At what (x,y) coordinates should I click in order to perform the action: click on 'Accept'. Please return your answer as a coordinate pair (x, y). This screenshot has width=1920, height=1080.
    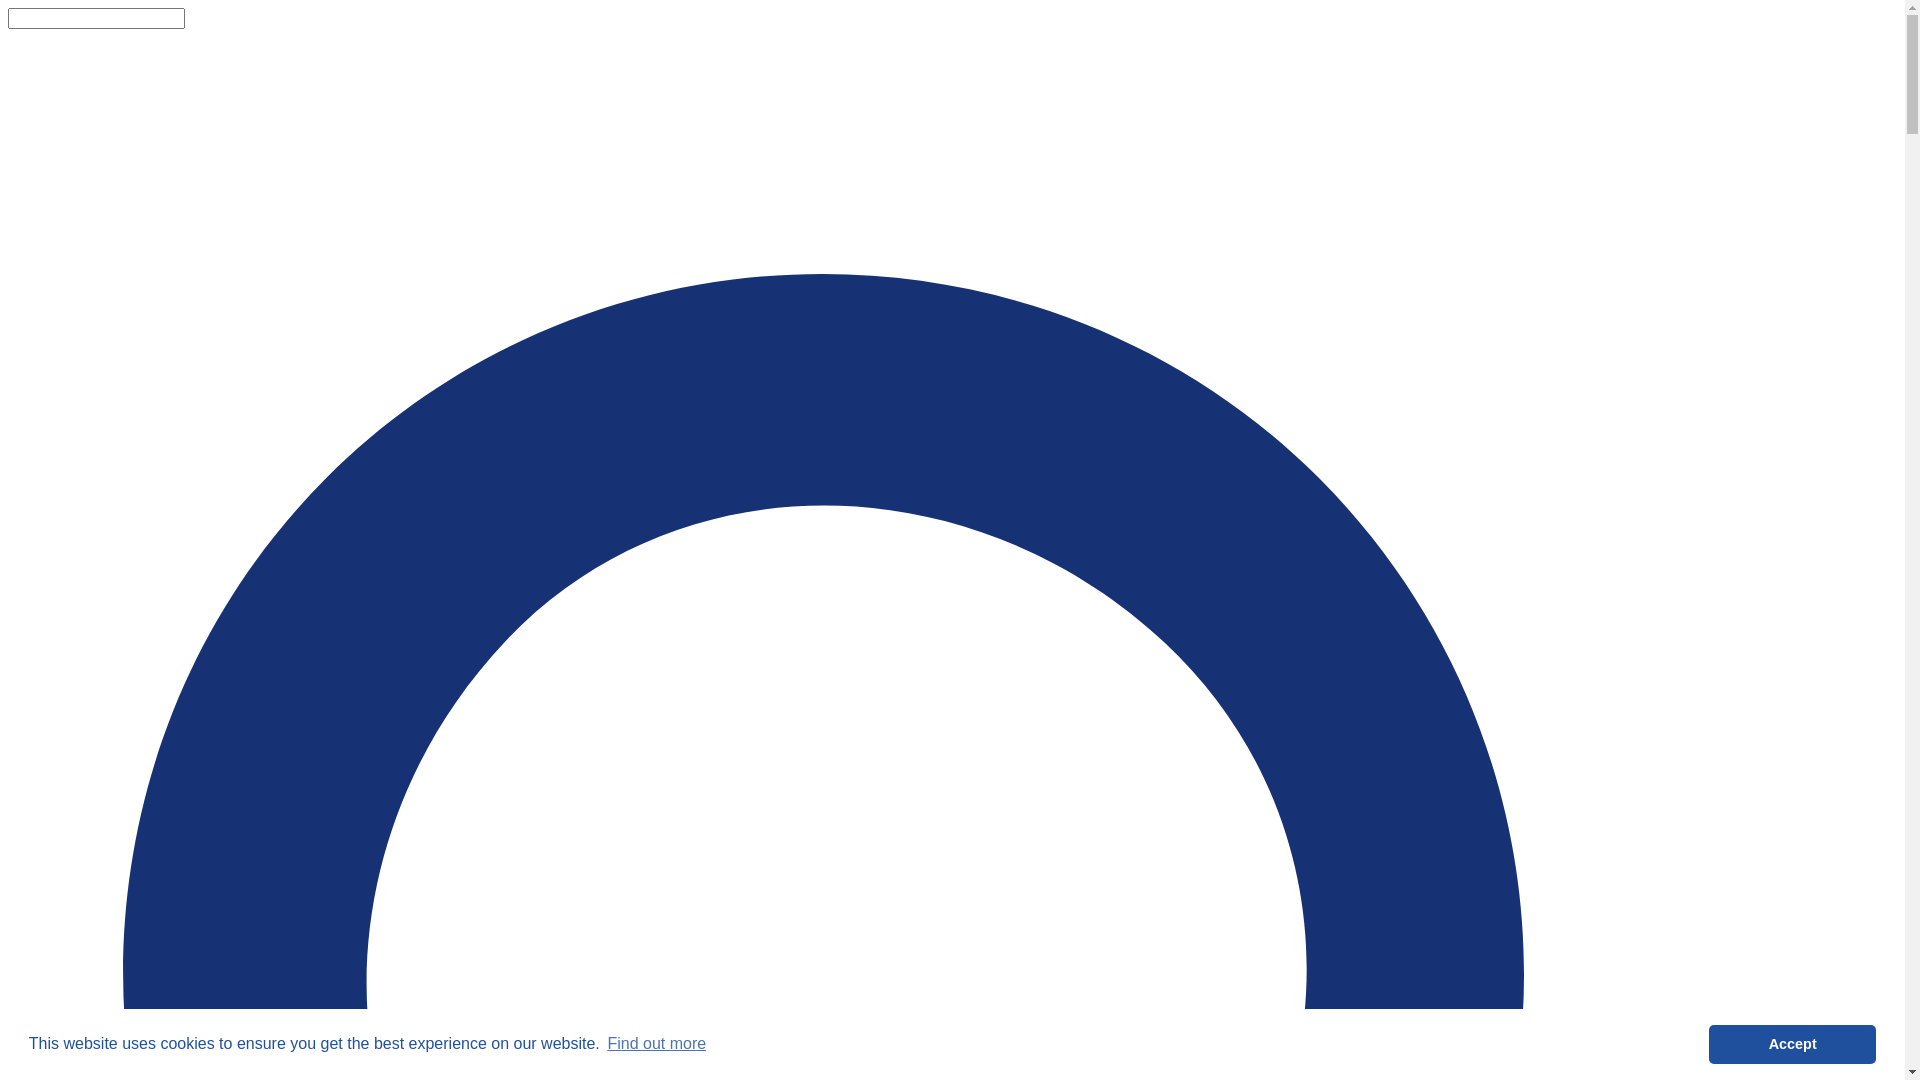
    Looking at the image, I should click on (1792, 1043).